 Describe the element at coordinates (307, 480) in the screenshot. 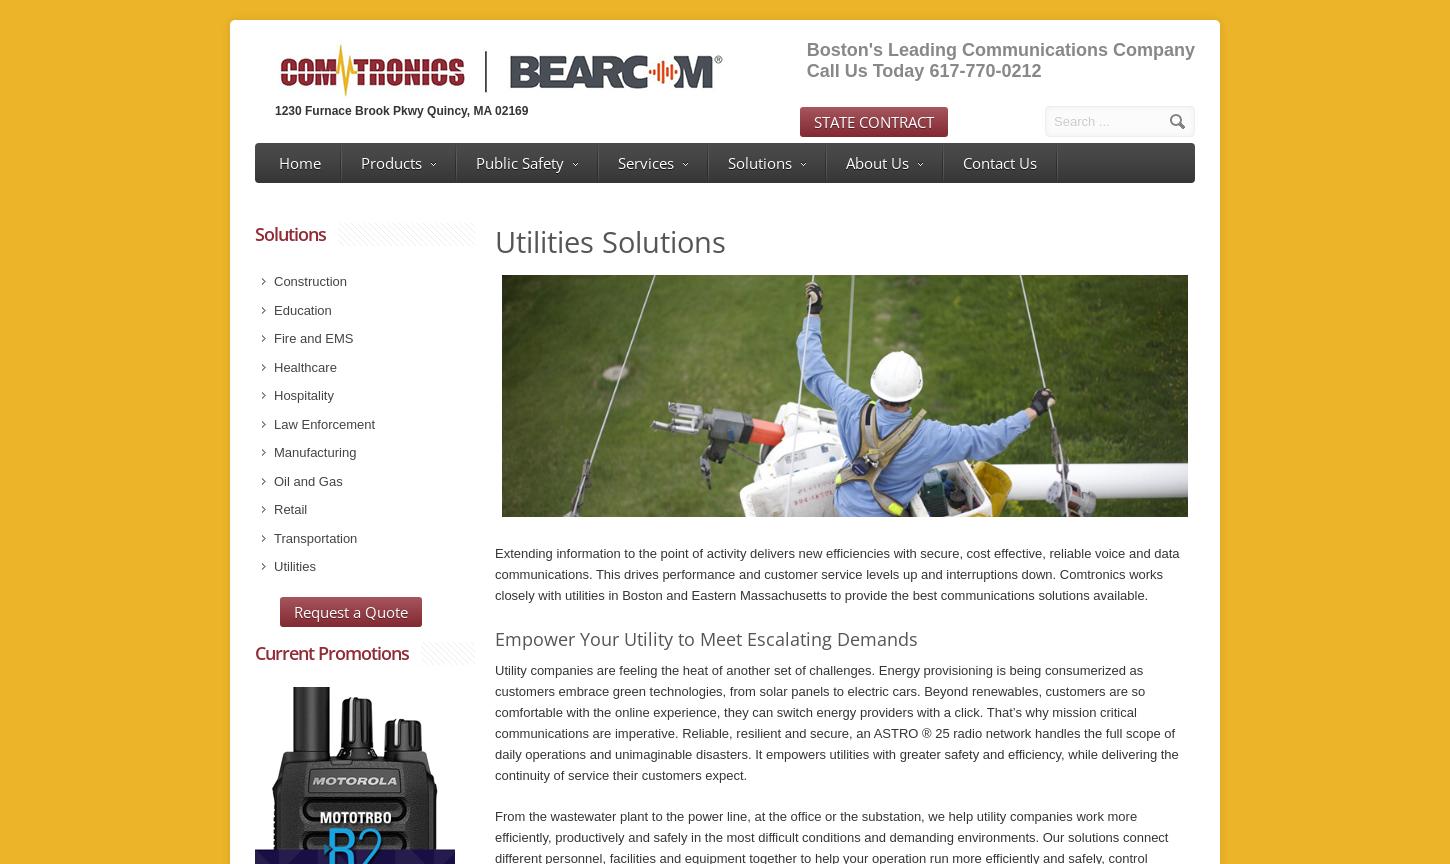

I see `'Oil and Gas'` at that location.